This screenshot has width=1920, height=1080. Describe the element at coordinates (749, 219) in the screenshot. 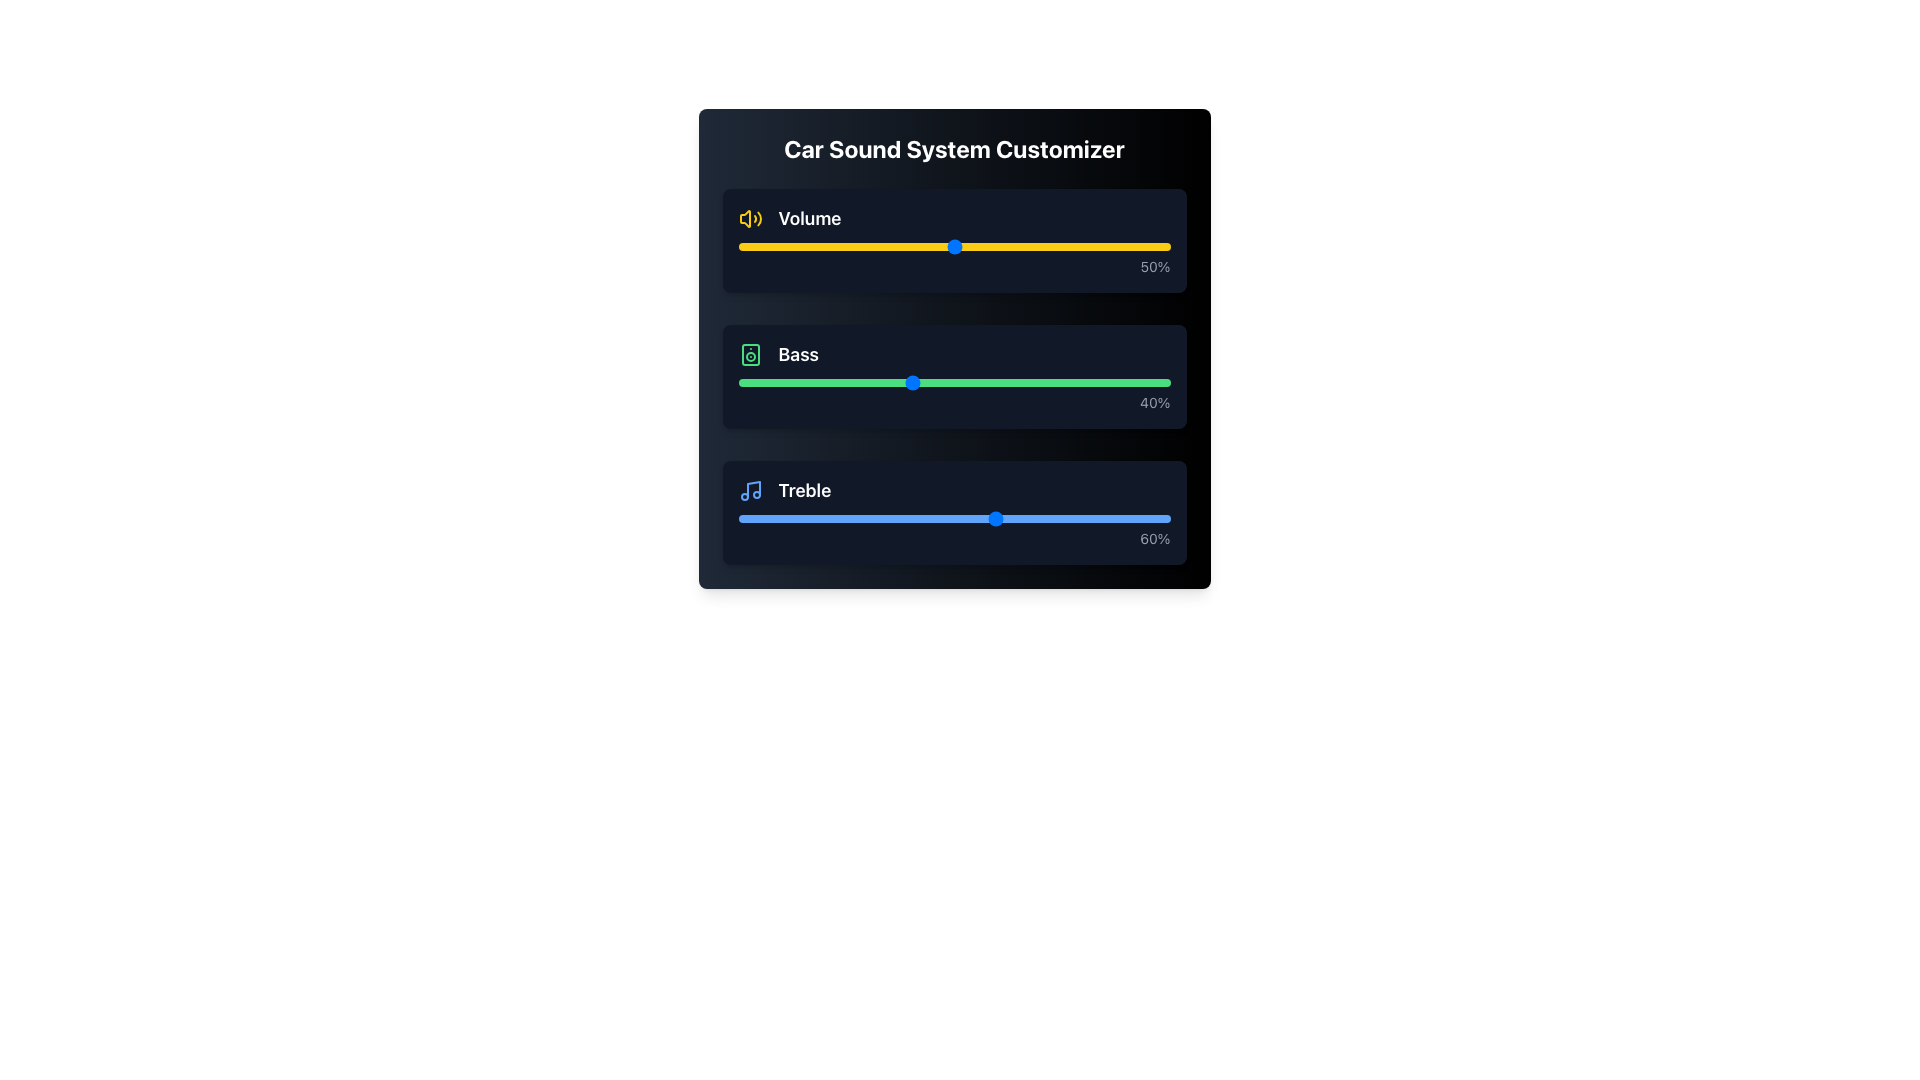

I see `the sound or volume settings icon located to the left of the 'Volume' label in the first row of the settings interface` at that location.